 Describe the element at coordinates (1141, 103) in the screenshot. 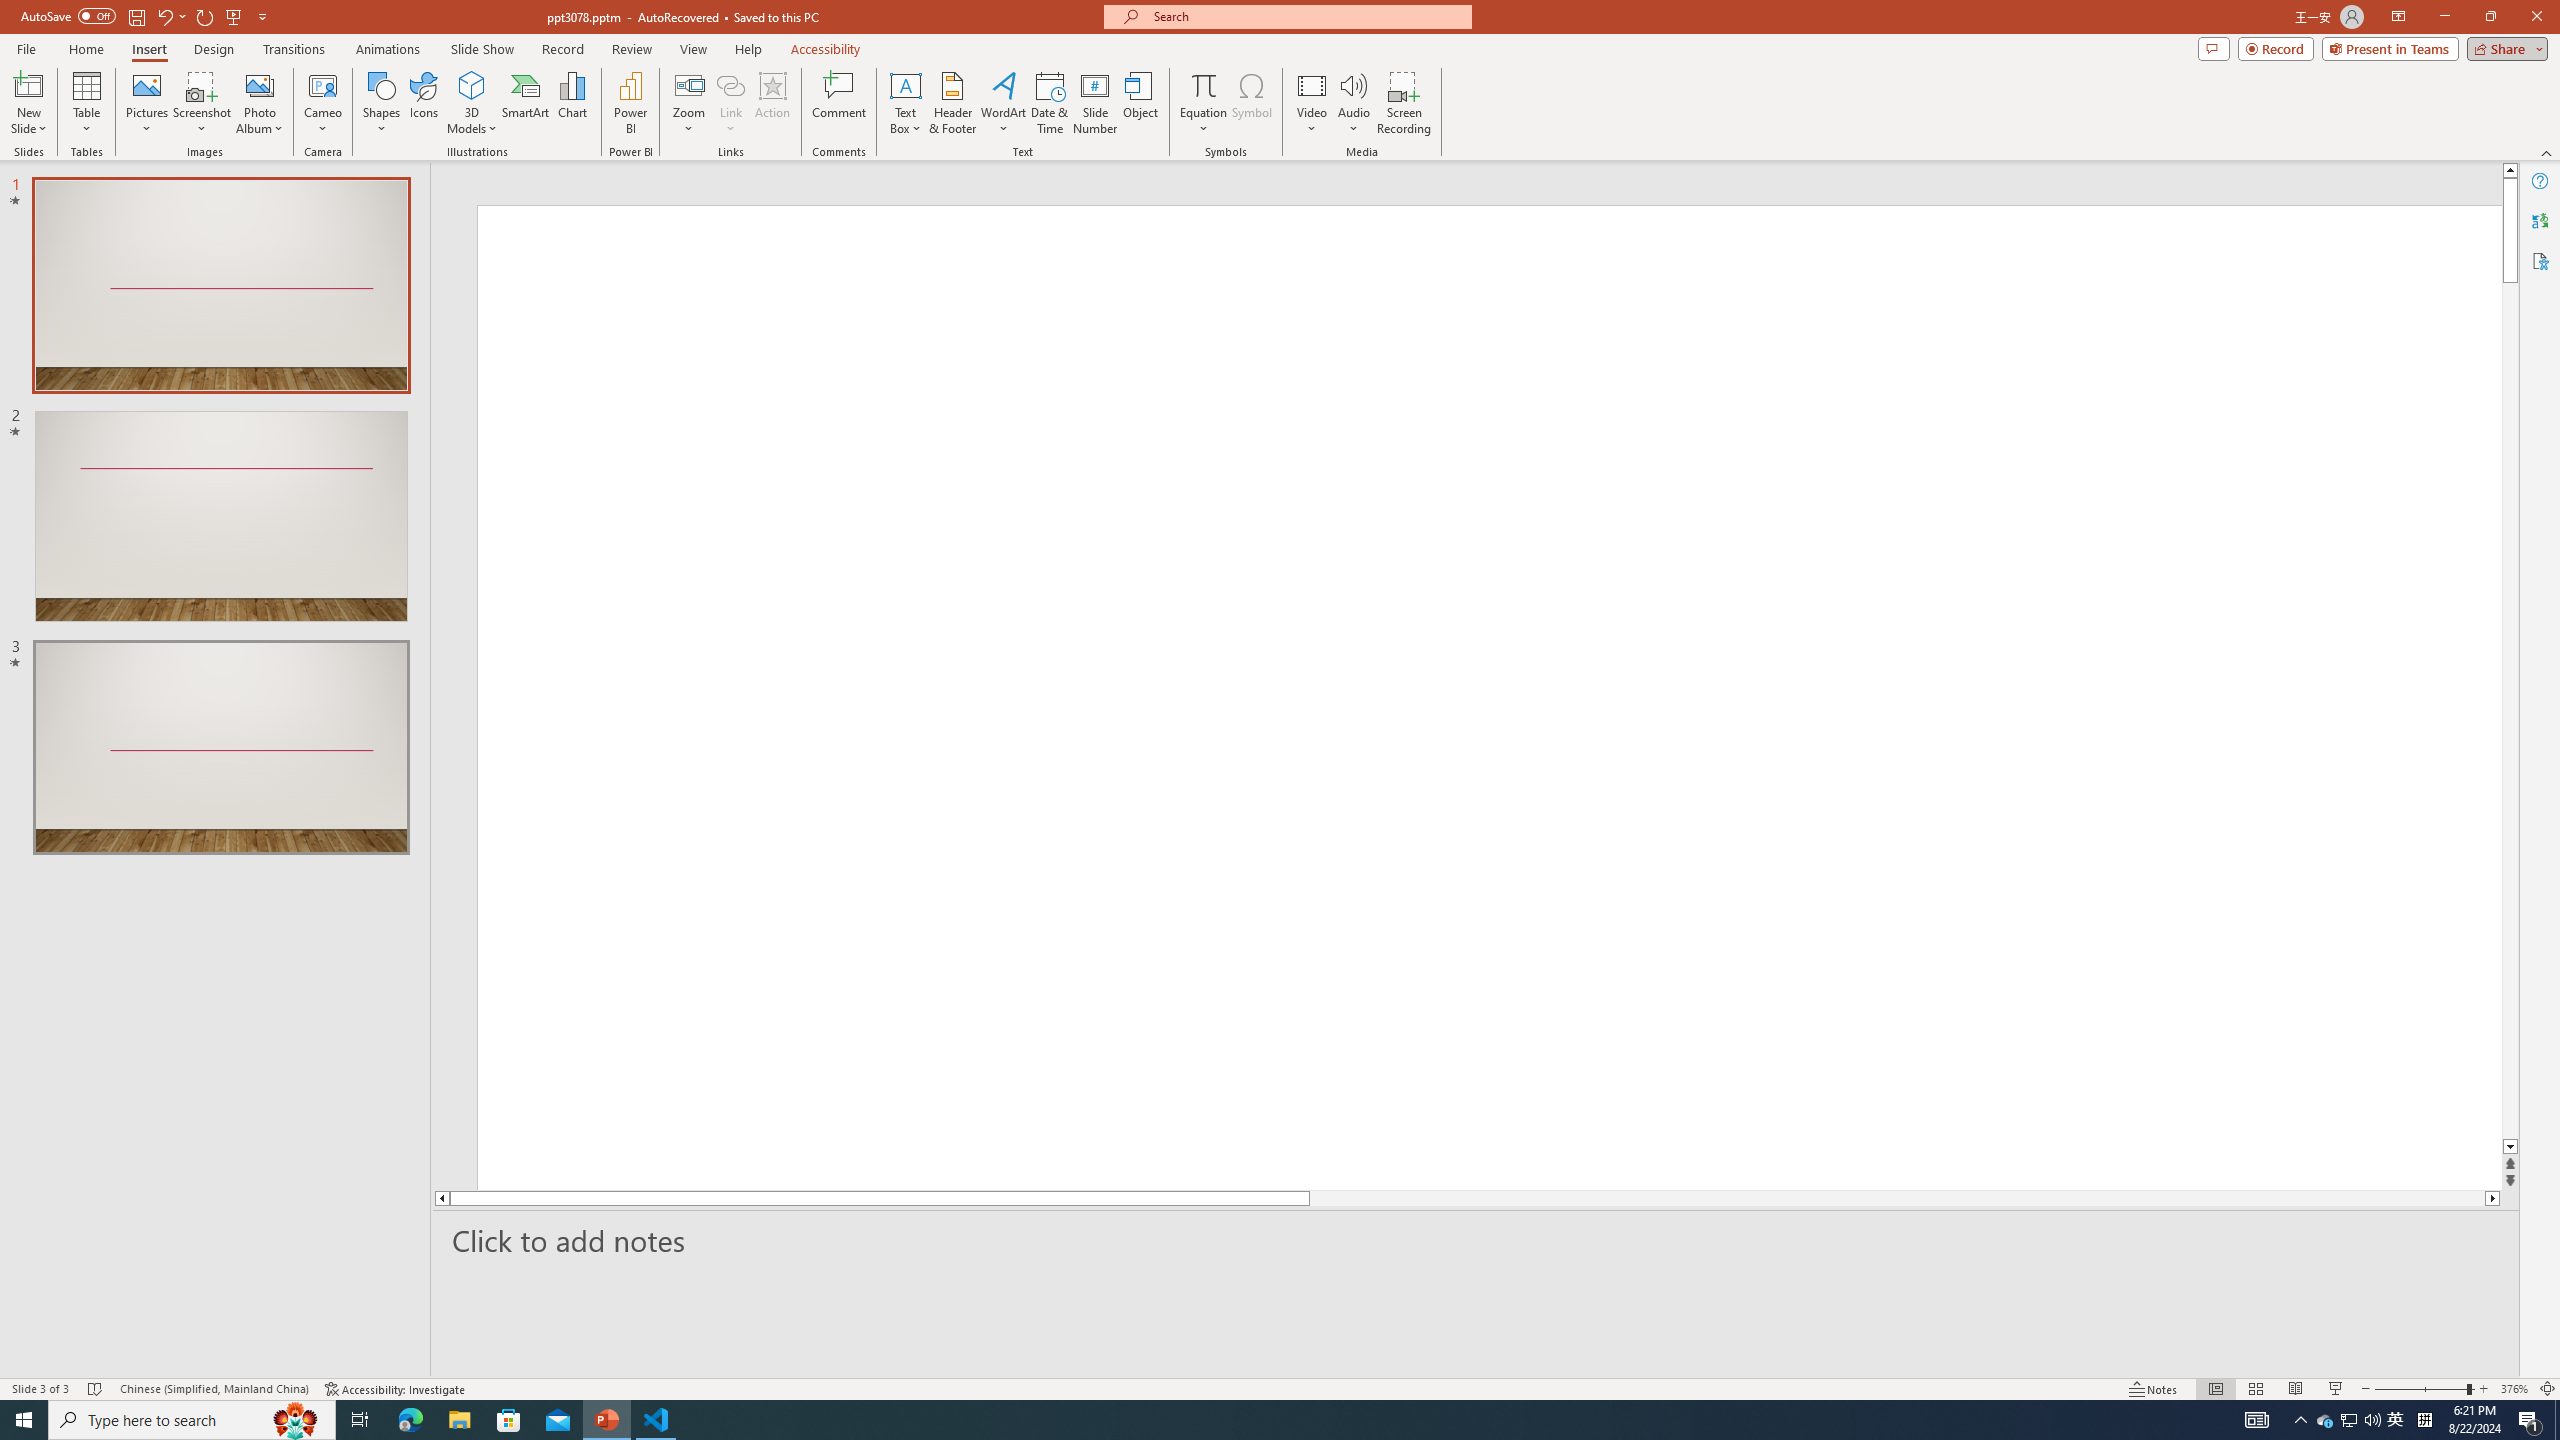

I see `'Object...'` at that location.